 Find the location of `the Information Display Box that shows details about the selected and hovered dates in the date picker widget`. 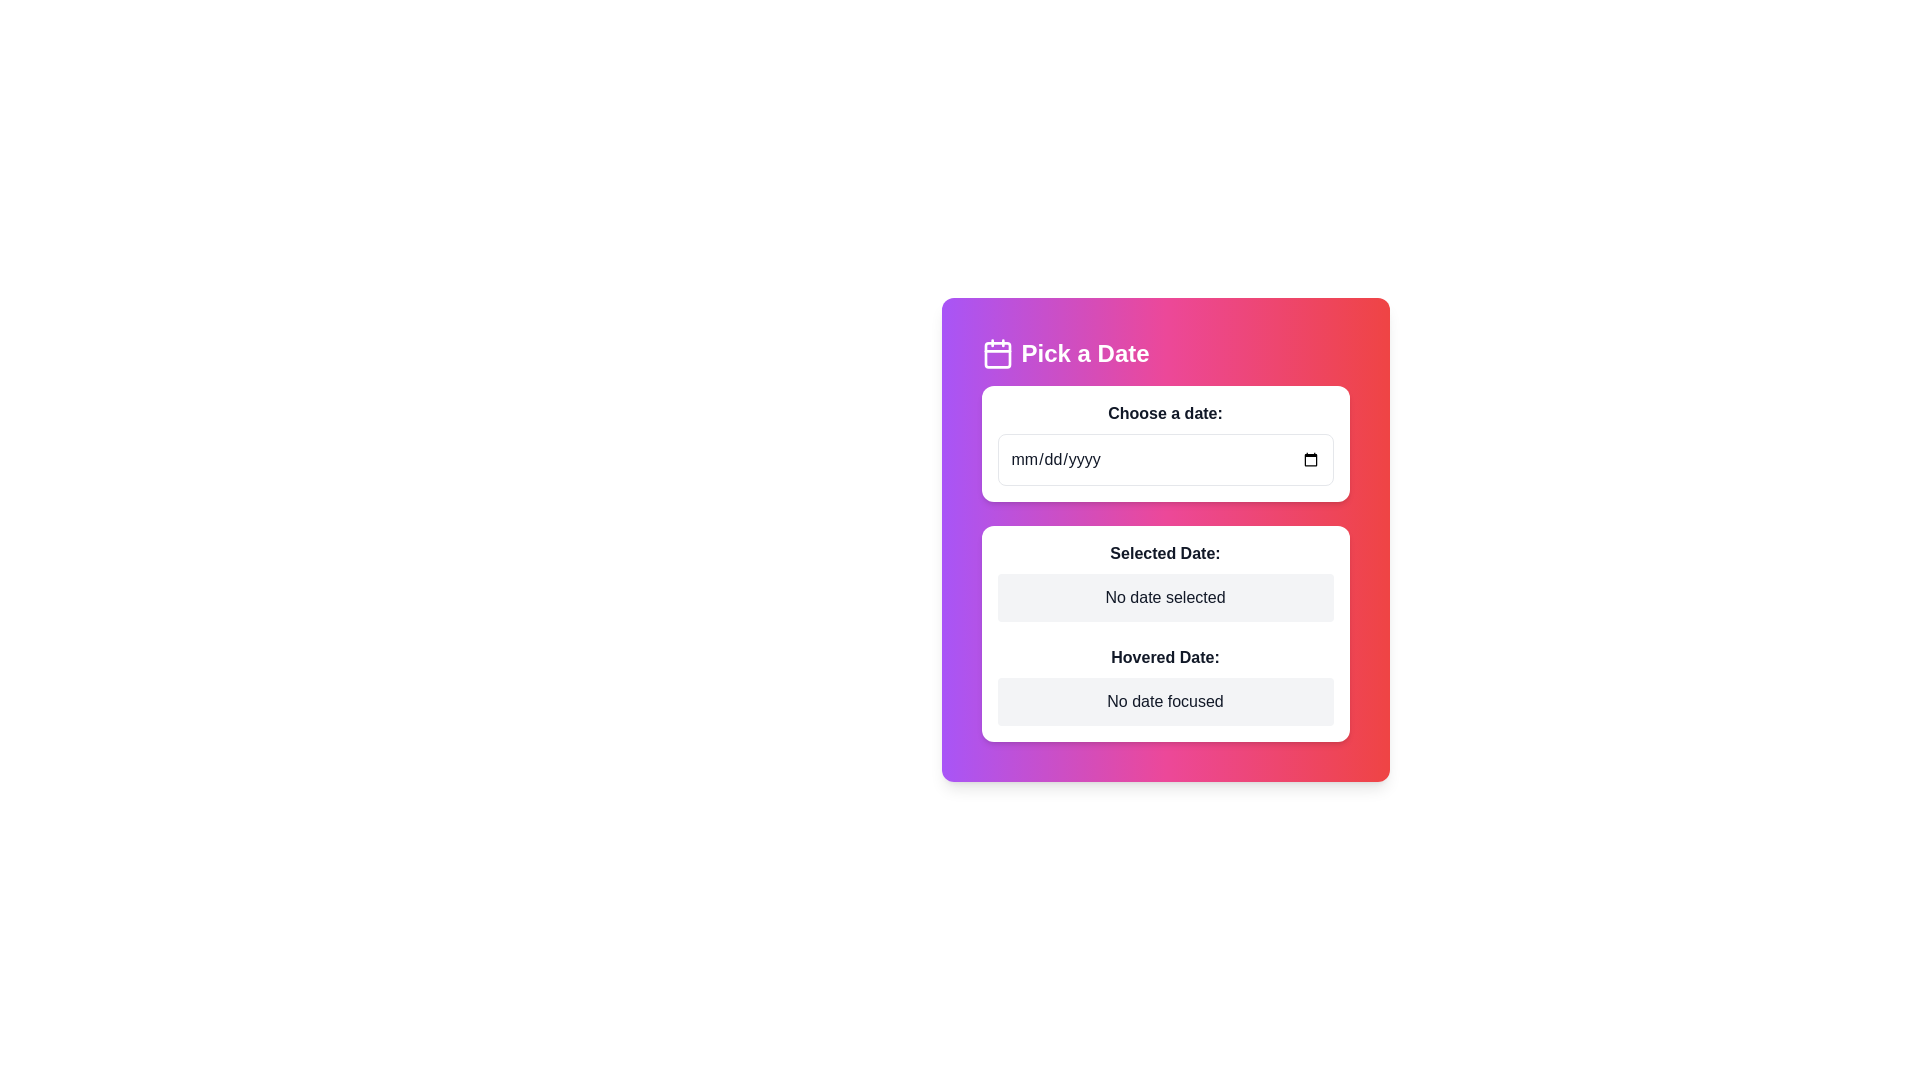

the Information Display Box that shows details about the selected and hovered dates in the date picker widget is located at coordinates (1165, 633).